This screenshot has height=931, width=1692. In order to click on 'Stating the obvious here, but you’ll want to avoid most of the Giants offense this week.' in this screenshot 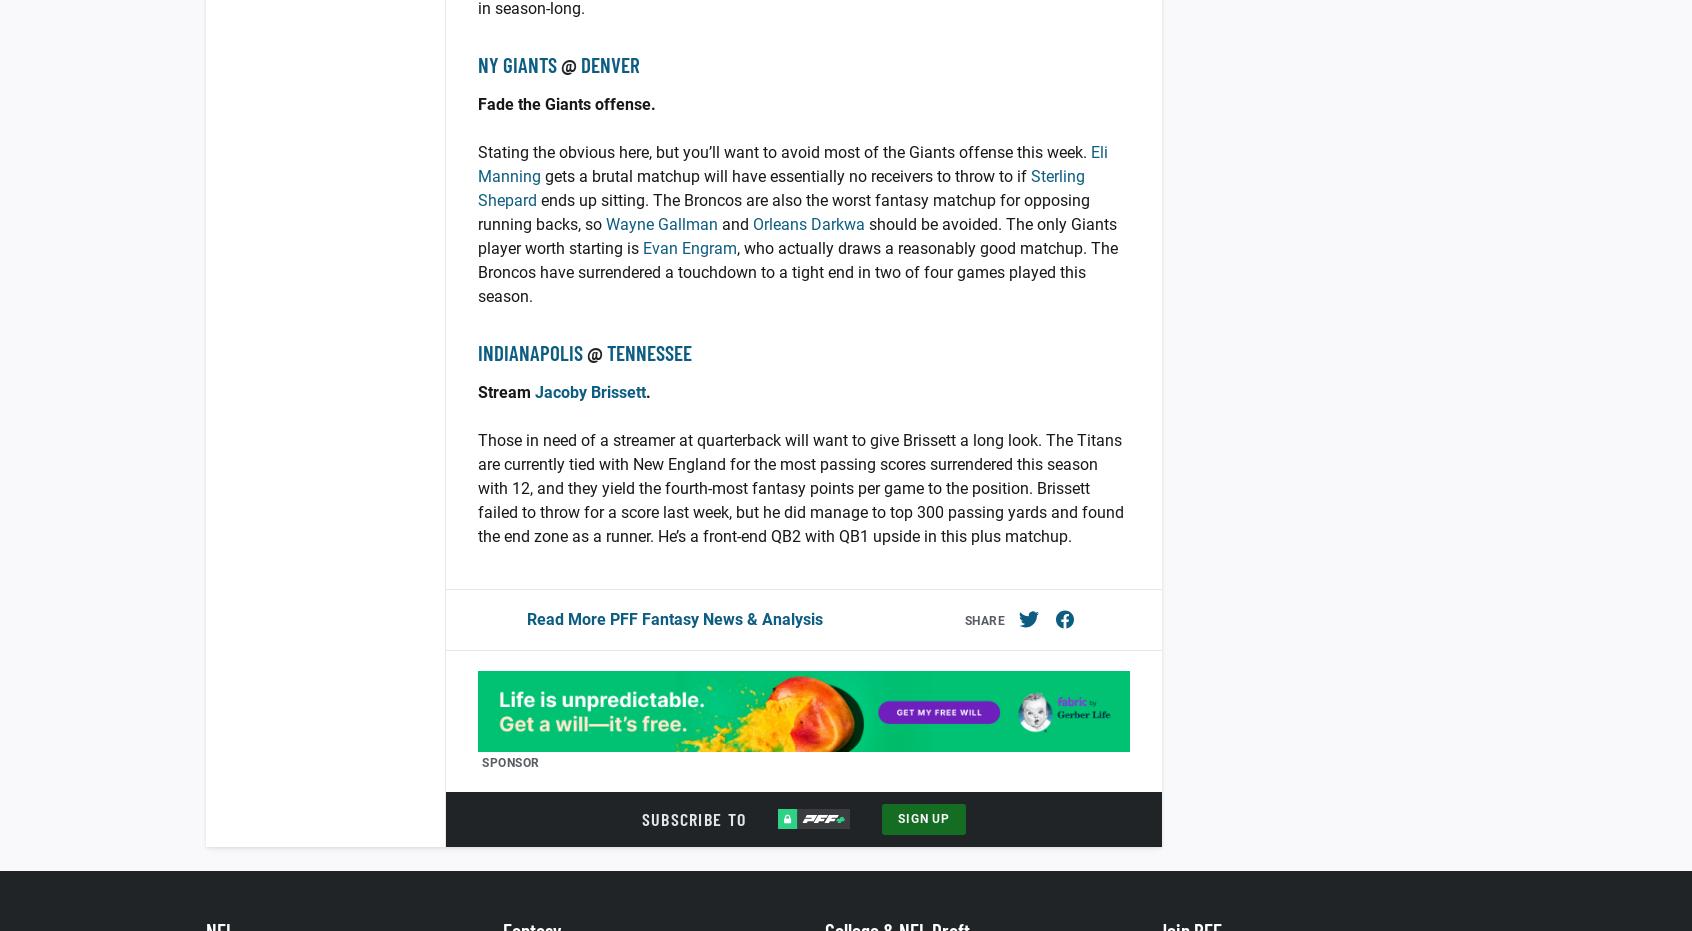, I will do `click(476, 151)`.